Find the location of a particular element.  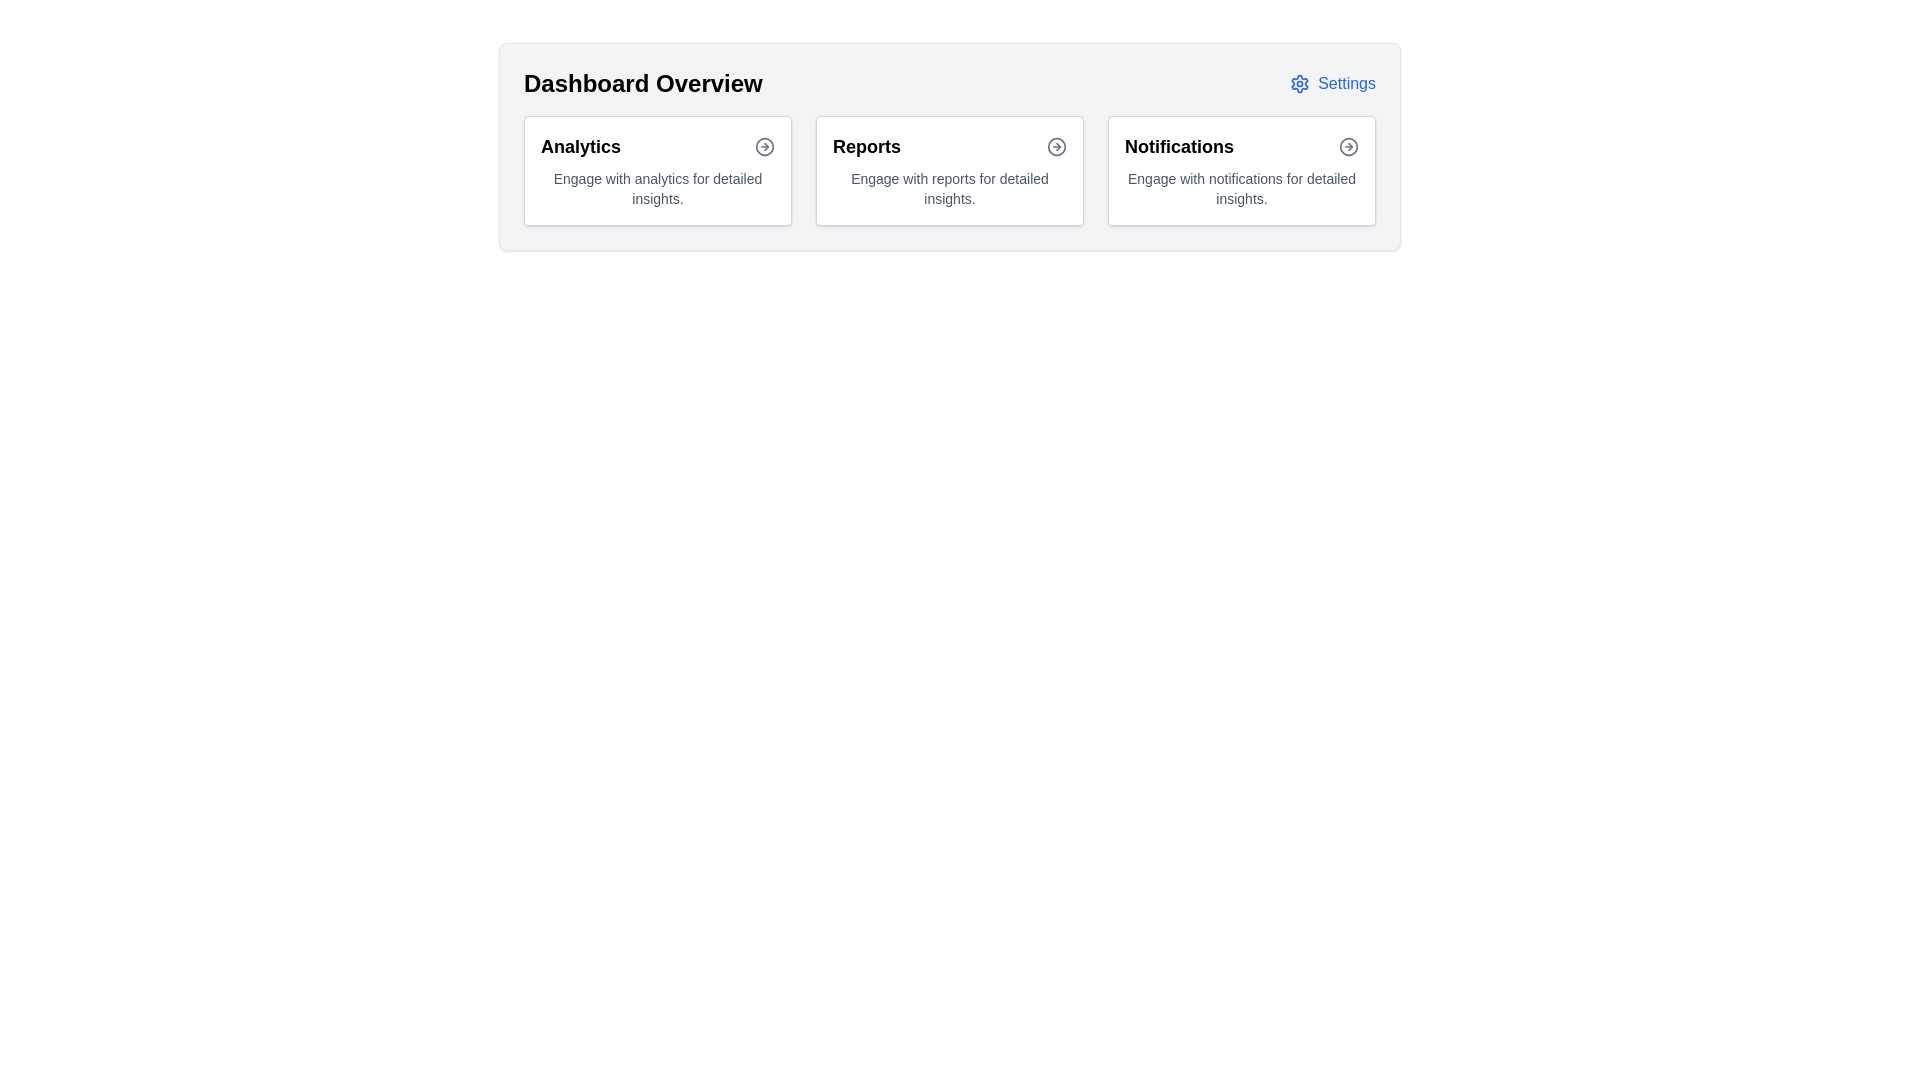

the 'Settings' button with the blue gear icon located in the upper right portion of the header area is located at coordinates (1333, 83).